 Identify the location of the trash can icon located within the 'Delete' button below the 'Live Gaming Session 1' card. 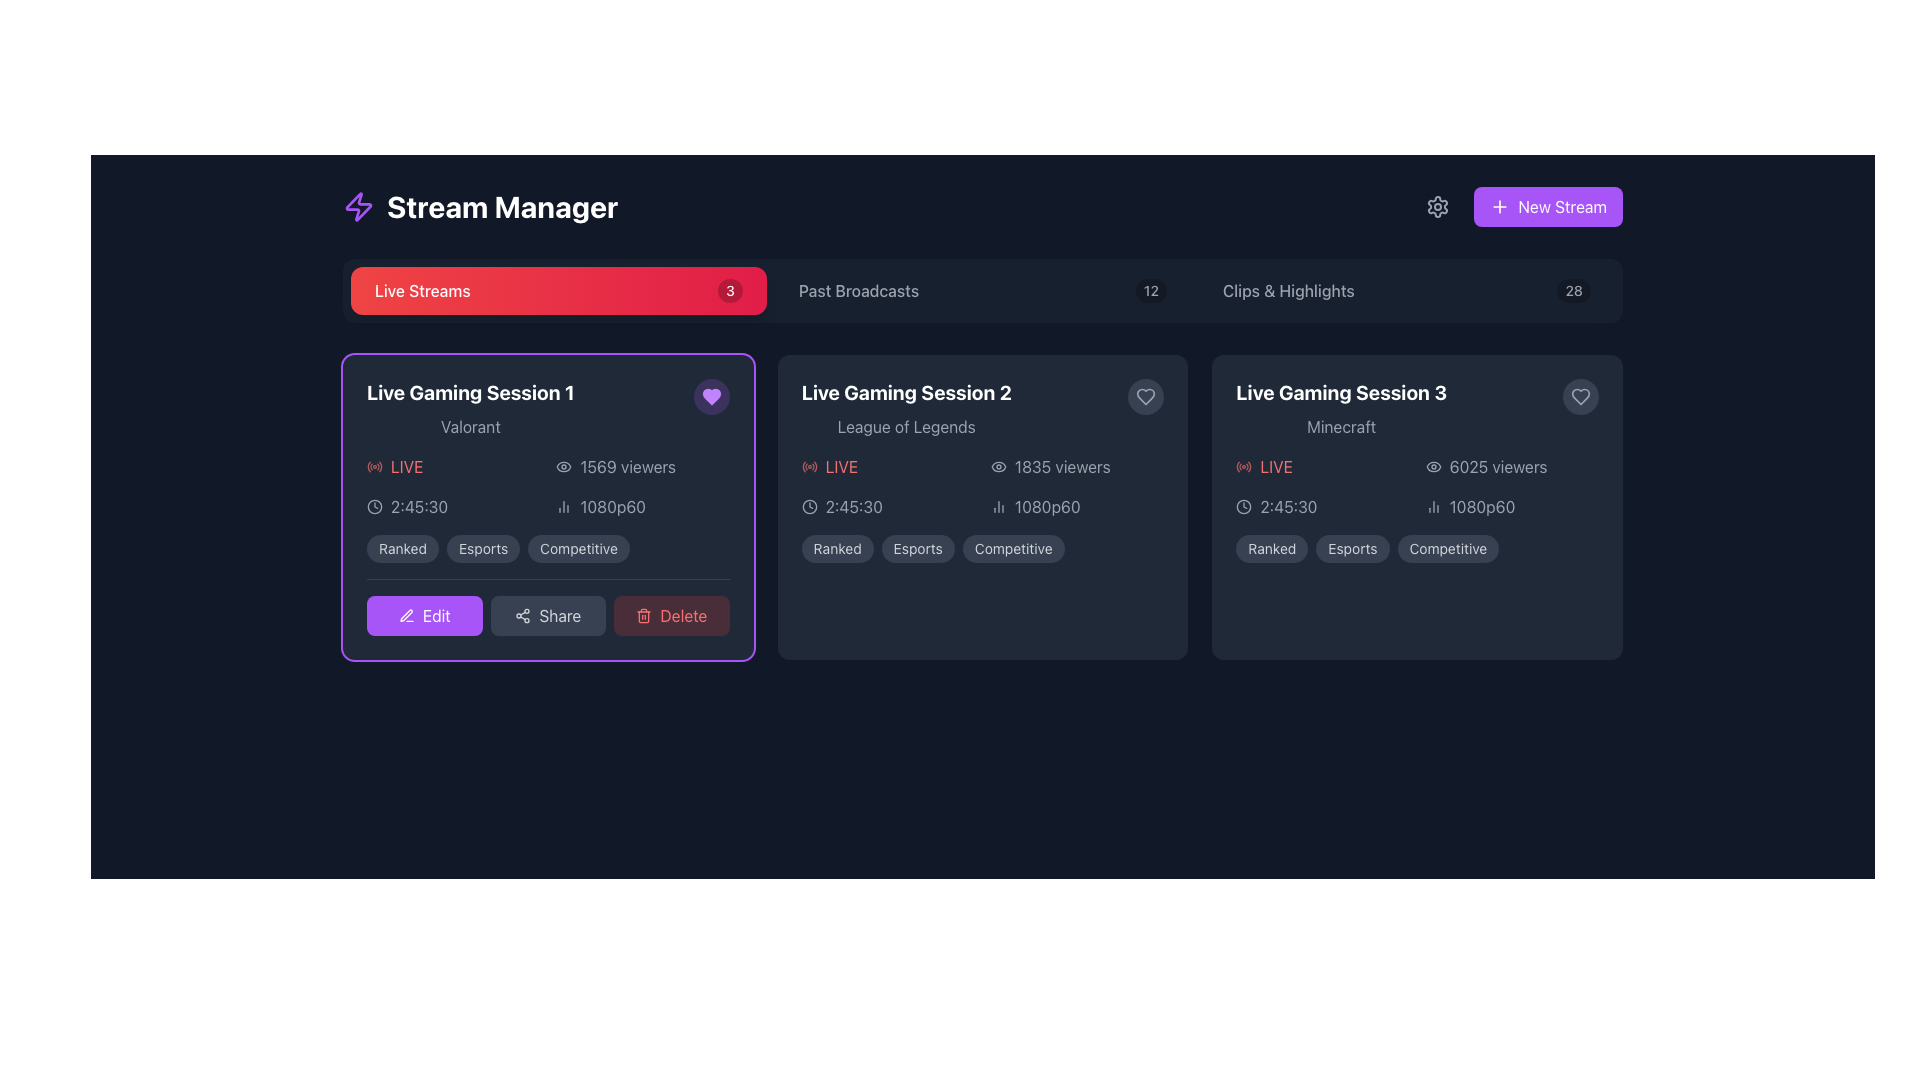
(644, 615).